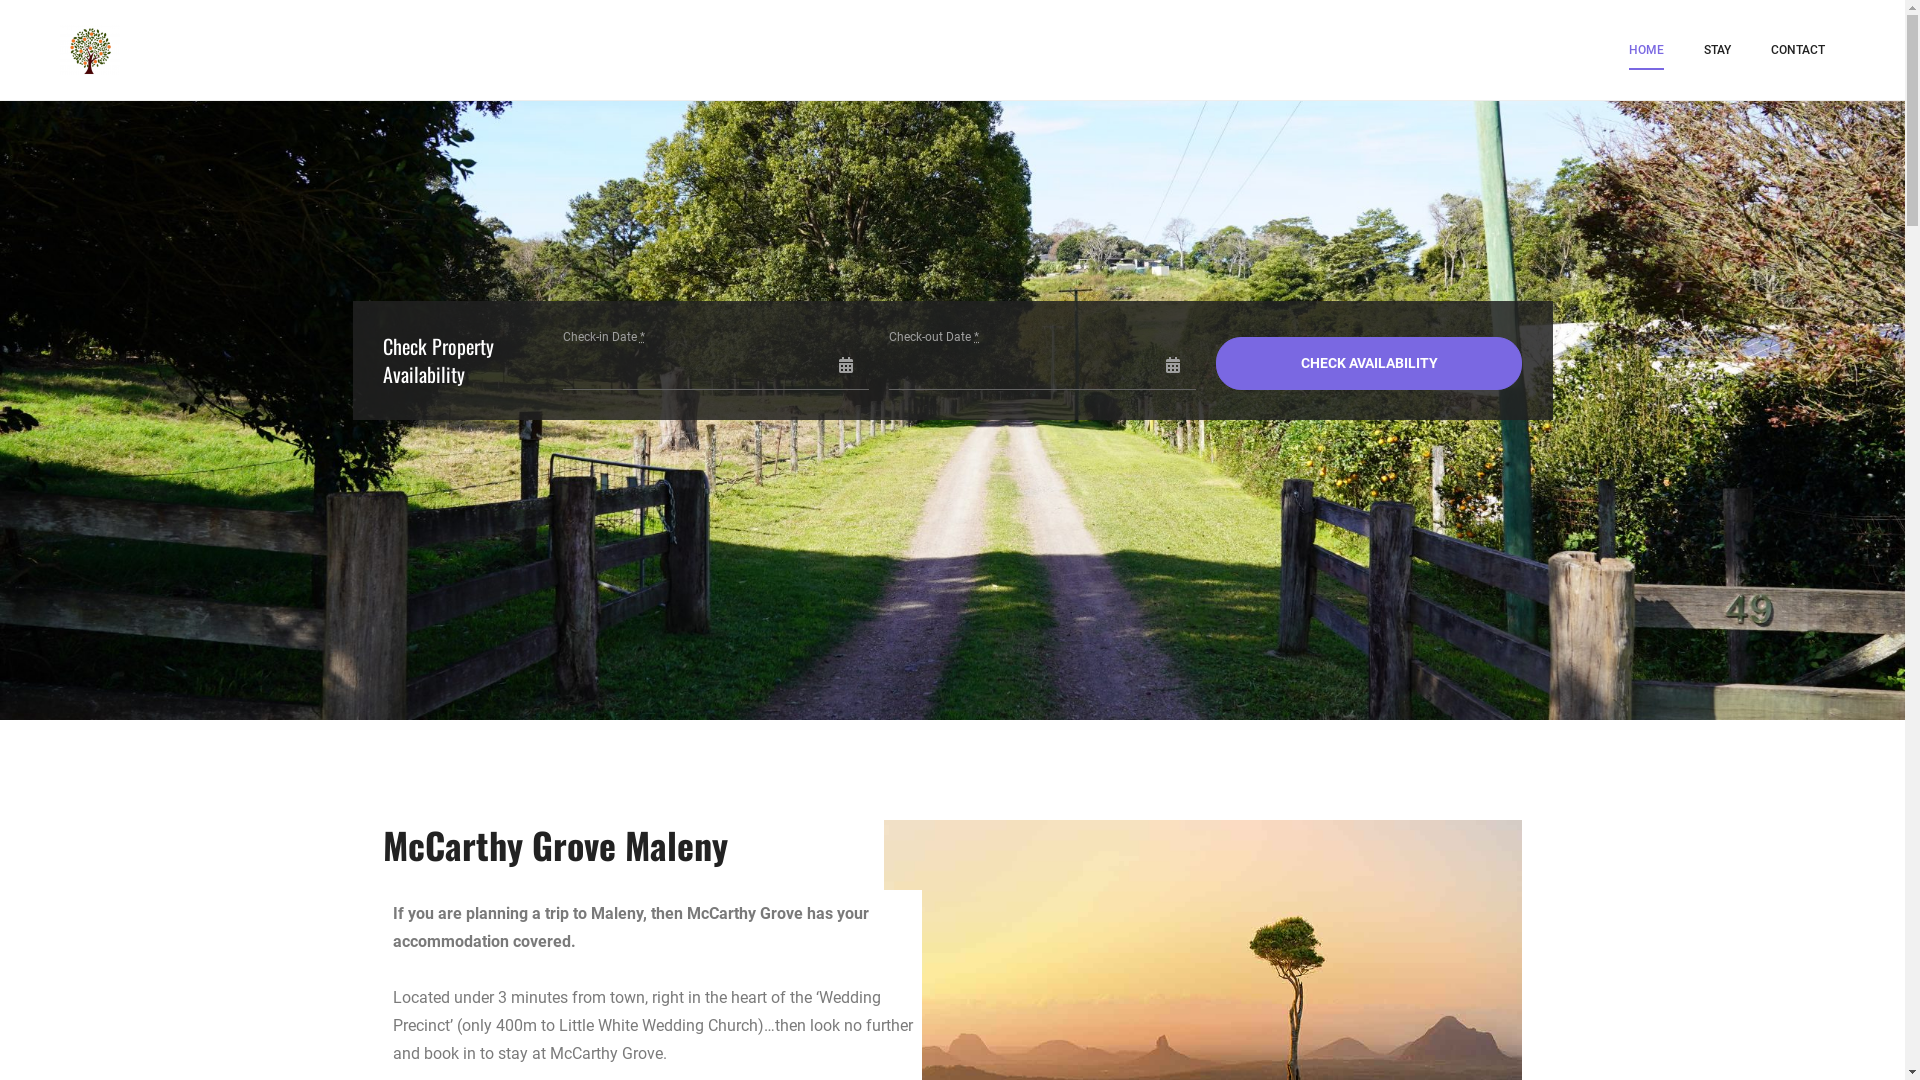 The width and height of the screenshot is (1920, 1080). I want to click on 'STAY', so click(1703, 49).